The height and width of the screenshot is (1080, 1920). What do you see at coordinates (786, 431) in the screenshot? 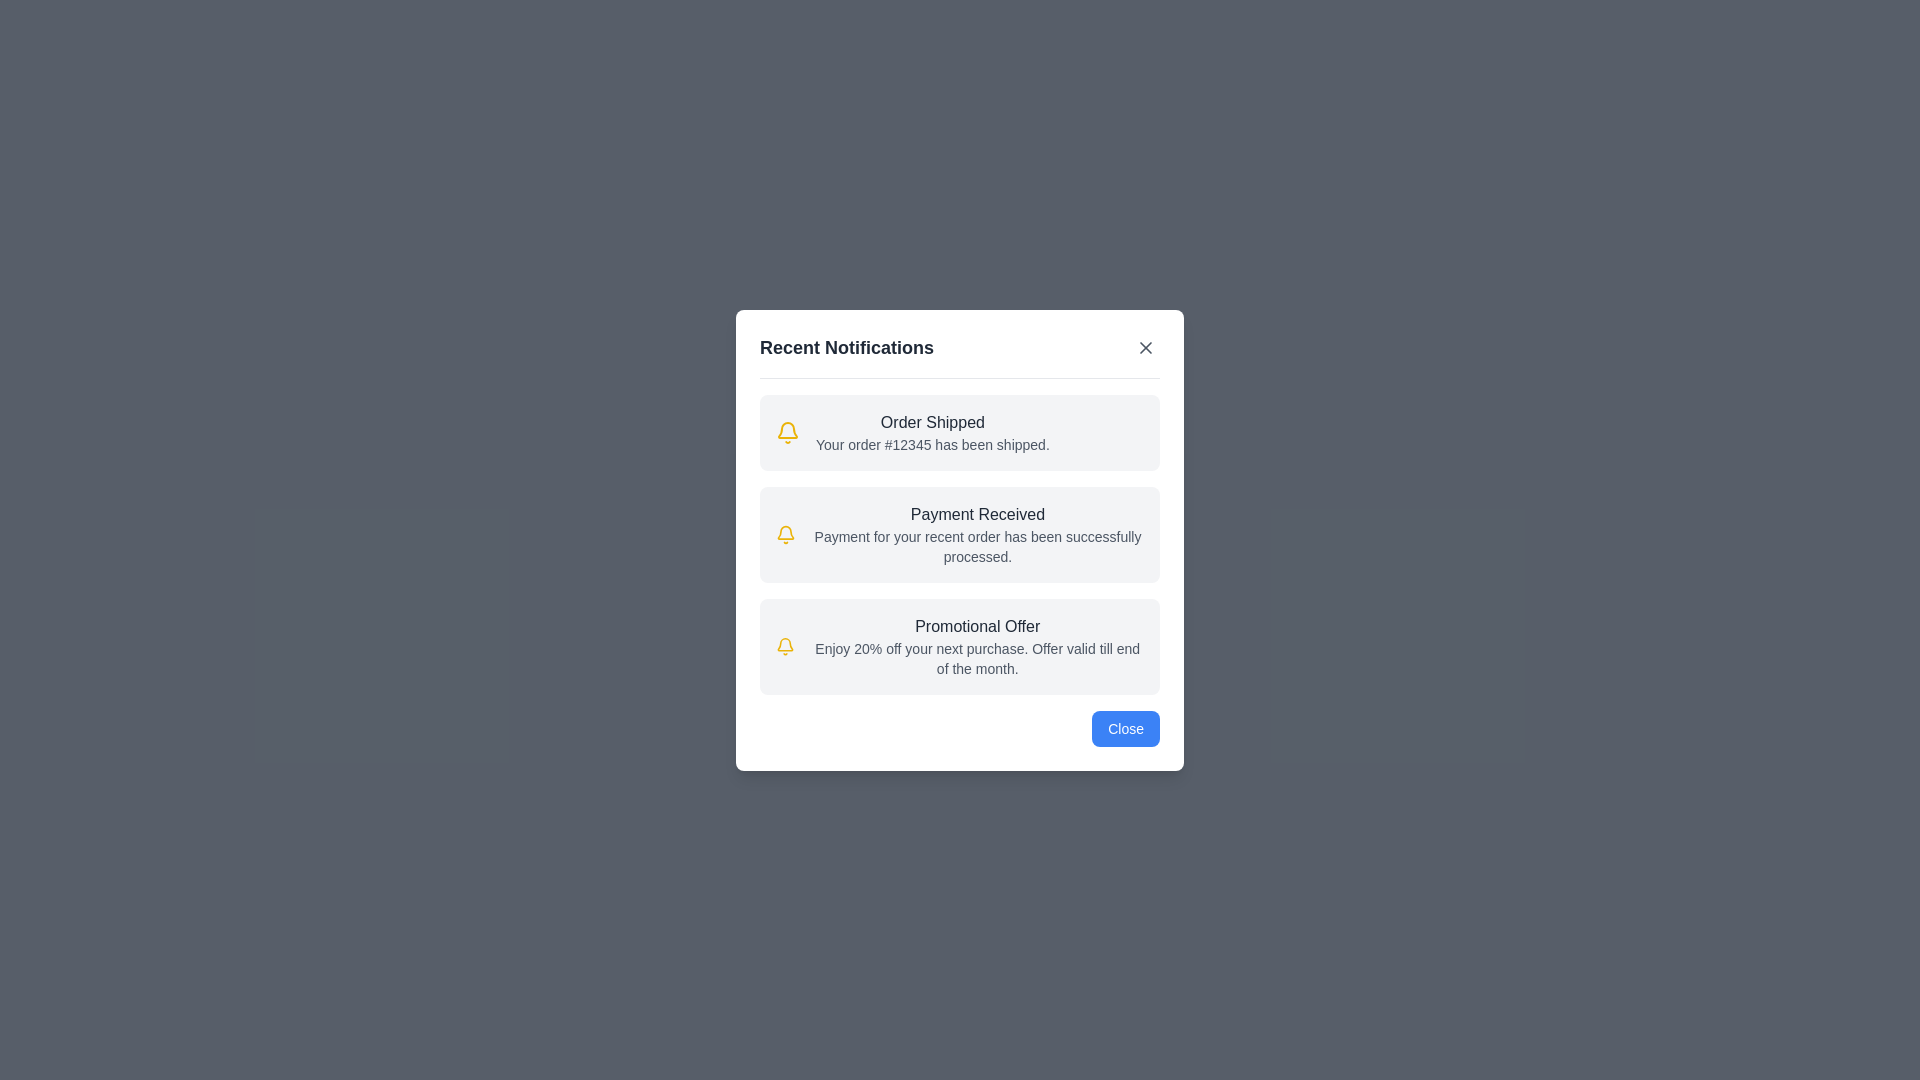
I see `the icons associated with the notifications to ensure they are visible and identifiable` at bounding box center [786, 431].